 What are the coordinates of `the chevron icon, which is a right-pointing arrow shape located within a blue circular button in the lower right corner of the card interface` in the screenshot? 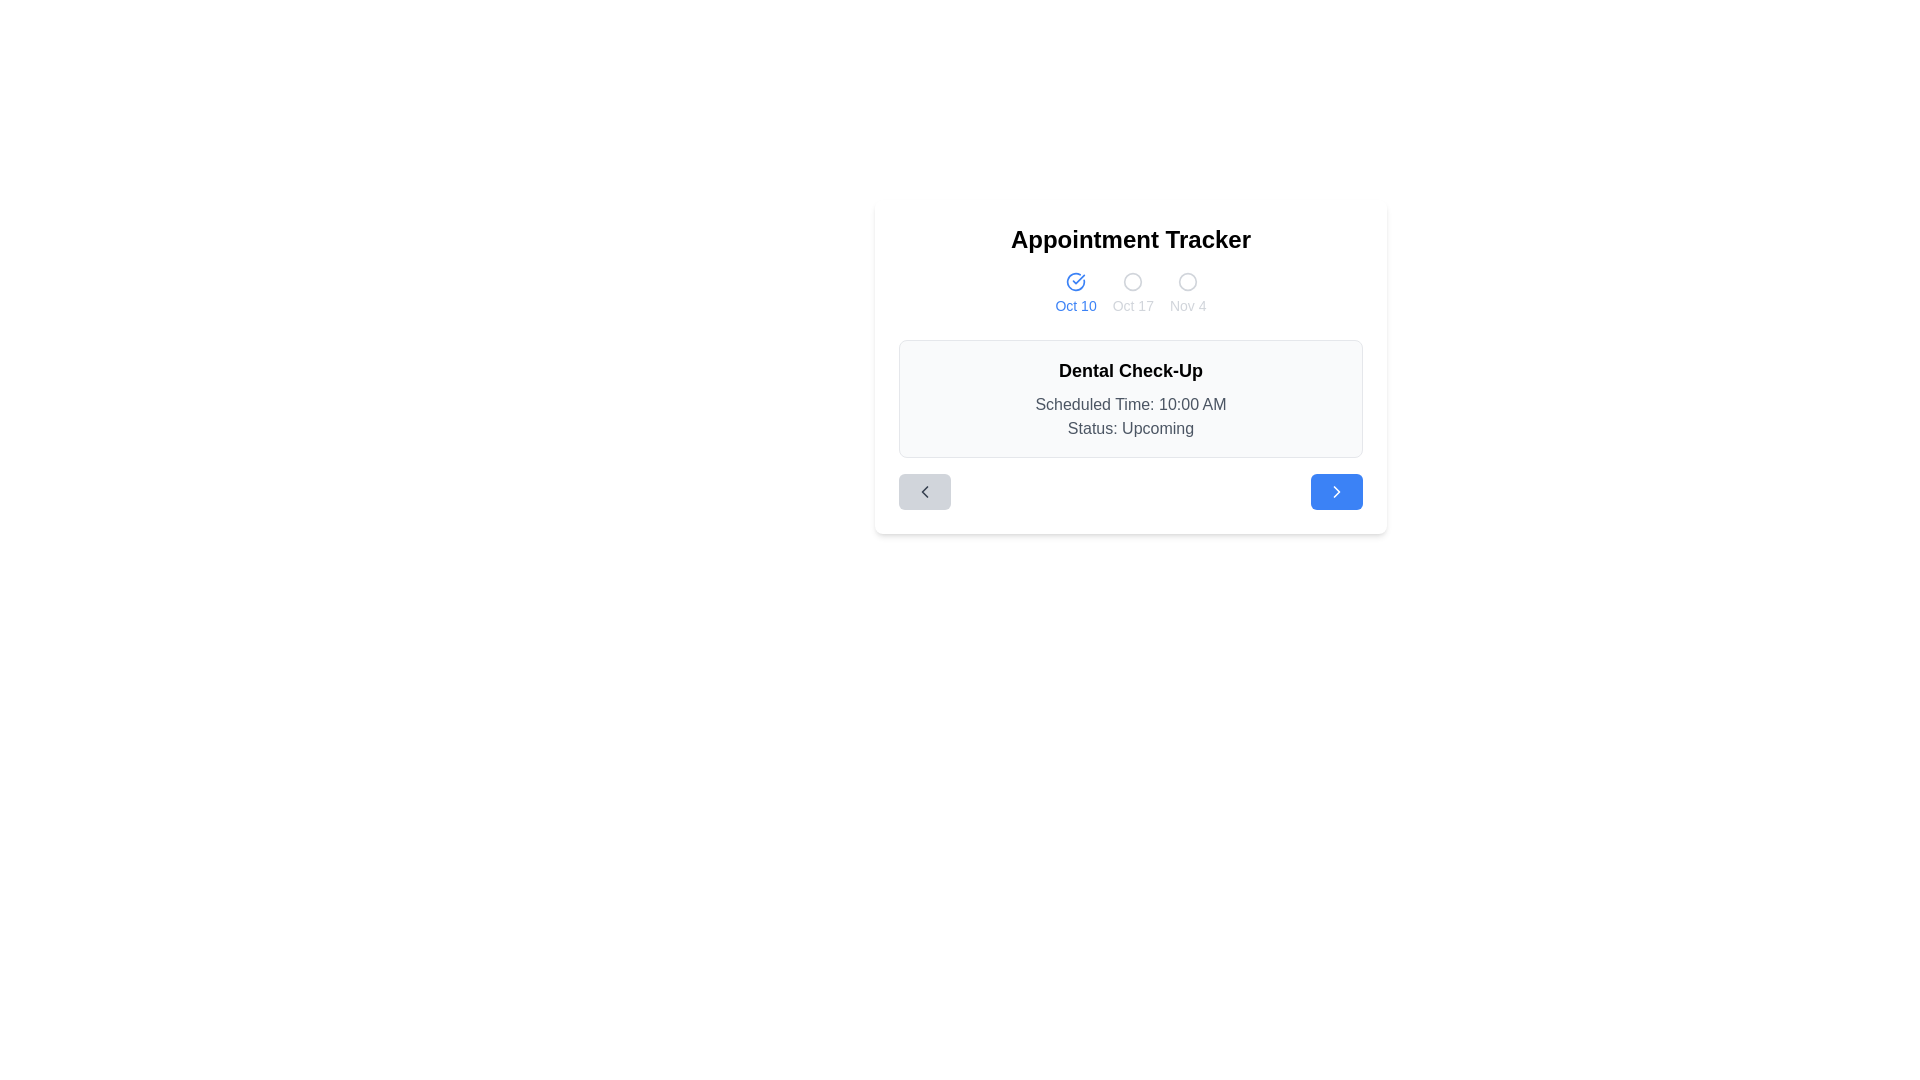 It's located at (1337, 492).